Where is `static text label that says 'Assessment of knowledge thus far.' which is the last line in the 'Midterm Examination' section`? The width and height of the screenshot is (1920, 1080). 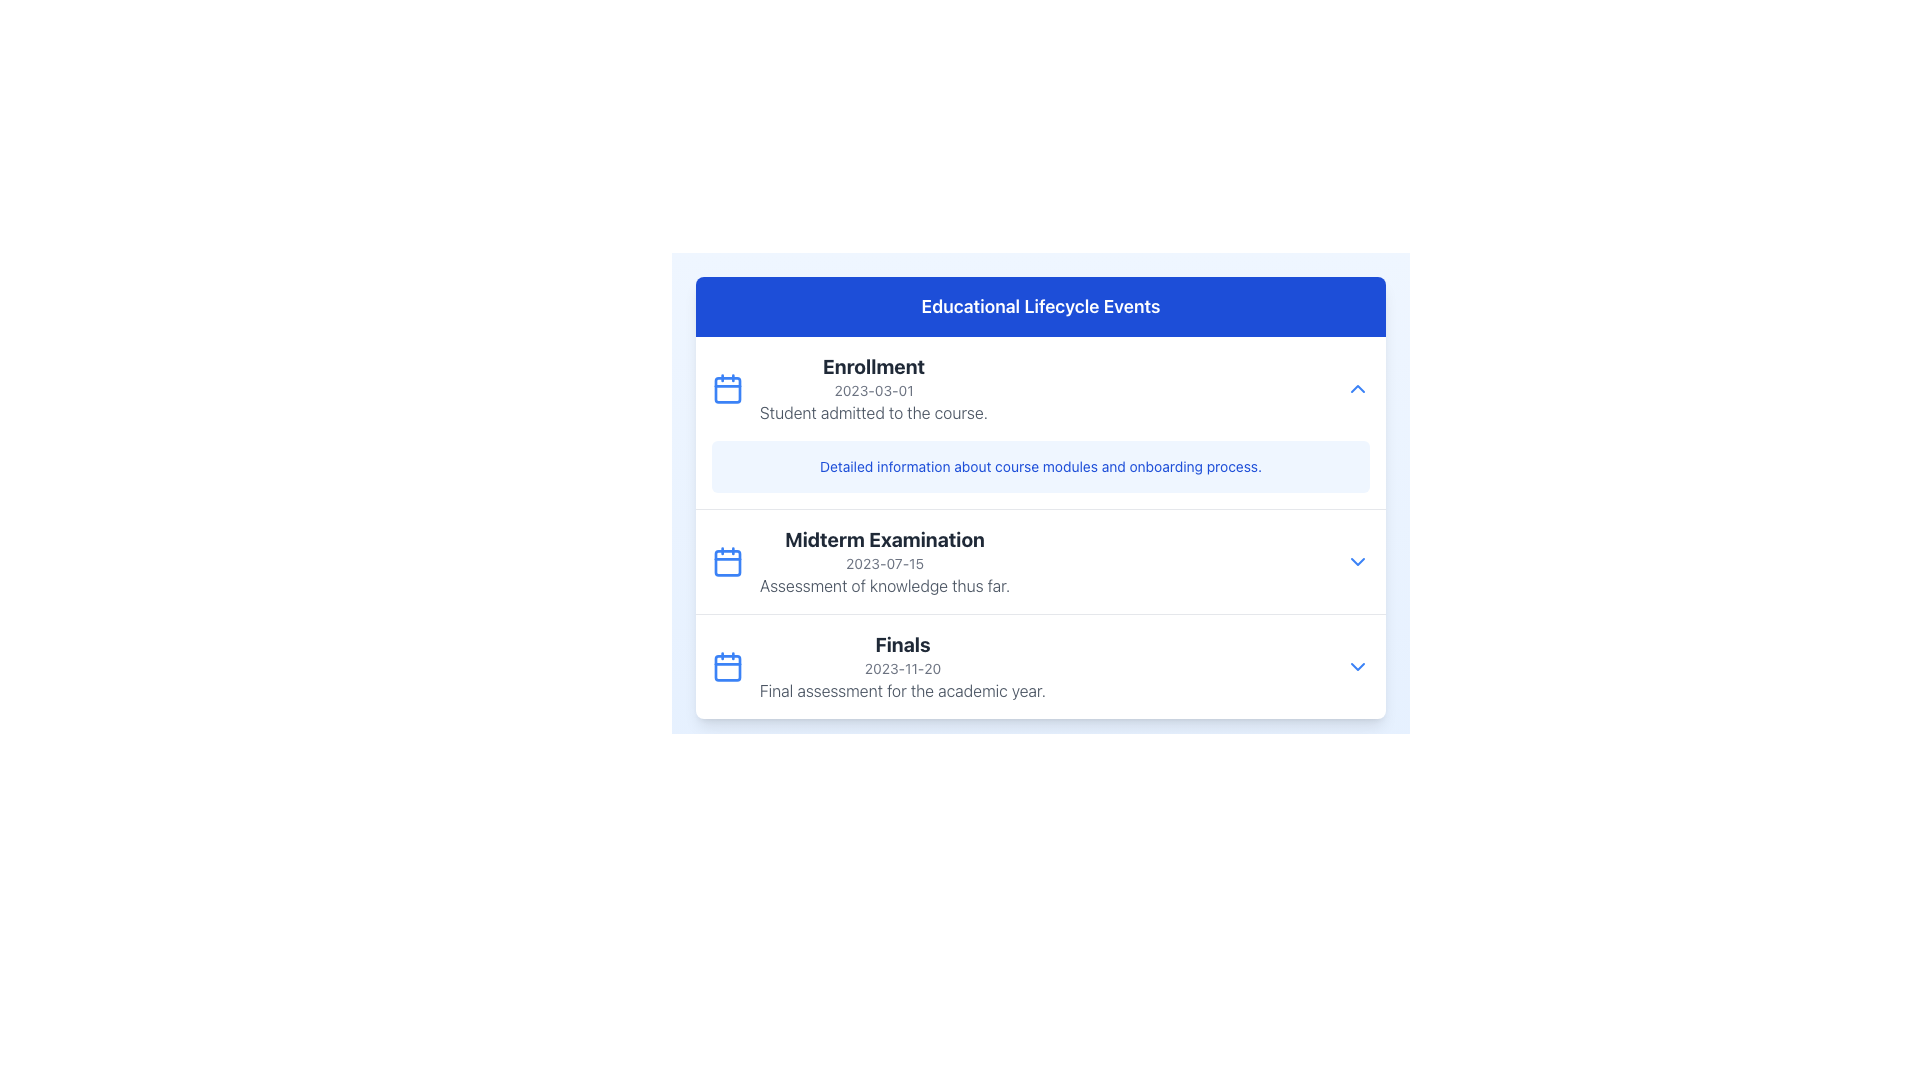
static text label that says 'Assessment of knowledge thus far.' which is the last line in the 'Midterm Examination' section is located at coordinates (884, 585).